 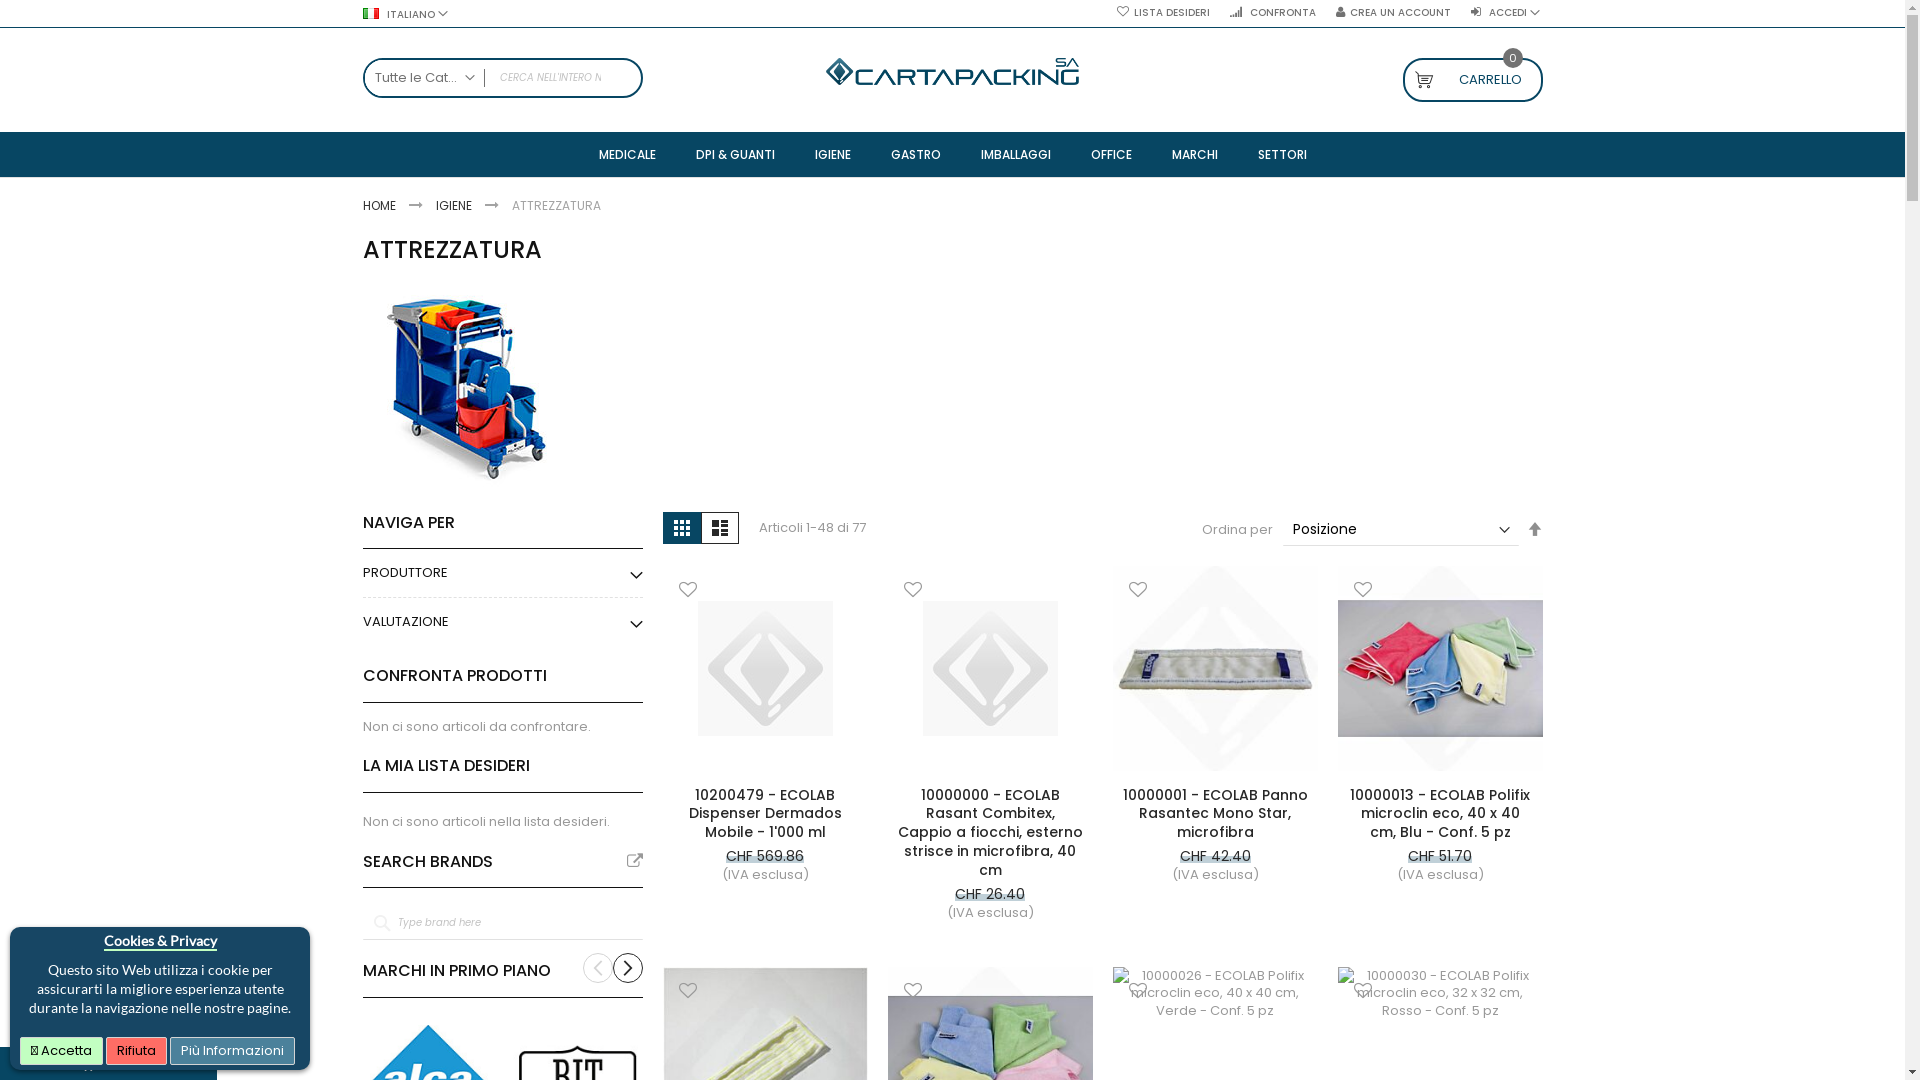 I want to click on 'Accetta', so click(x=61, y=1049).